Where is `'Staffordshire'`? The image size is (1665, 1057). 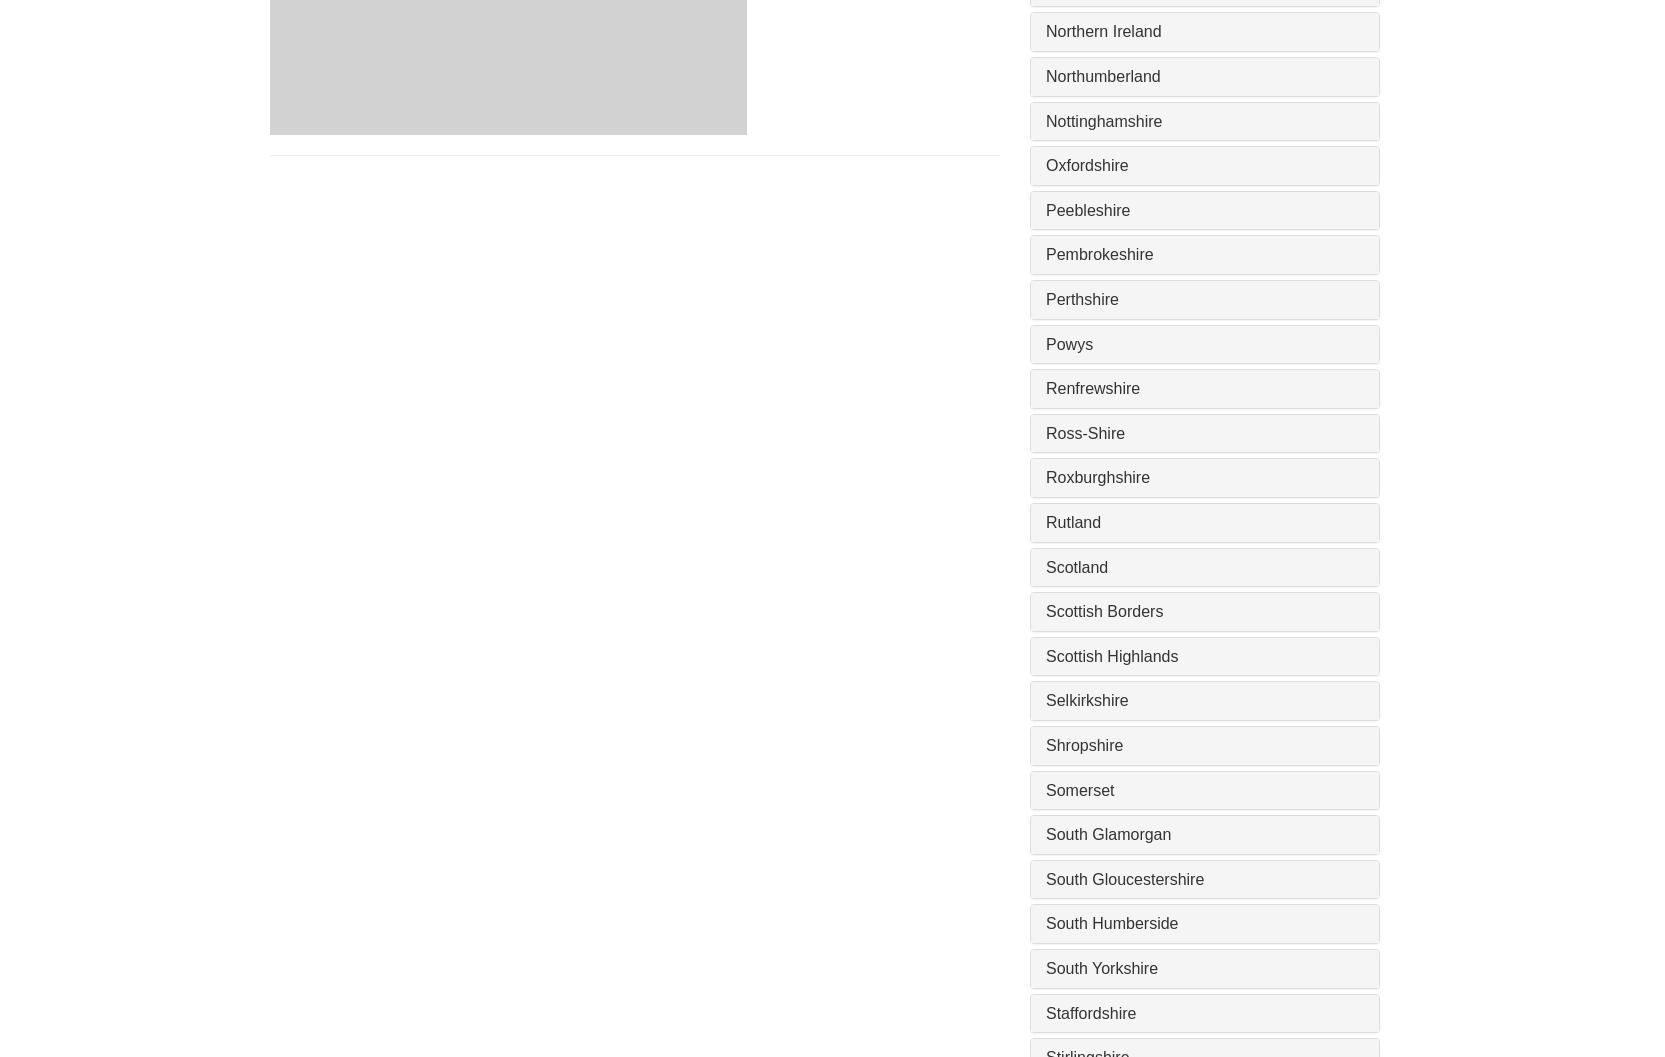 'Staffordshire' is located at coordinates (1091, 1011).